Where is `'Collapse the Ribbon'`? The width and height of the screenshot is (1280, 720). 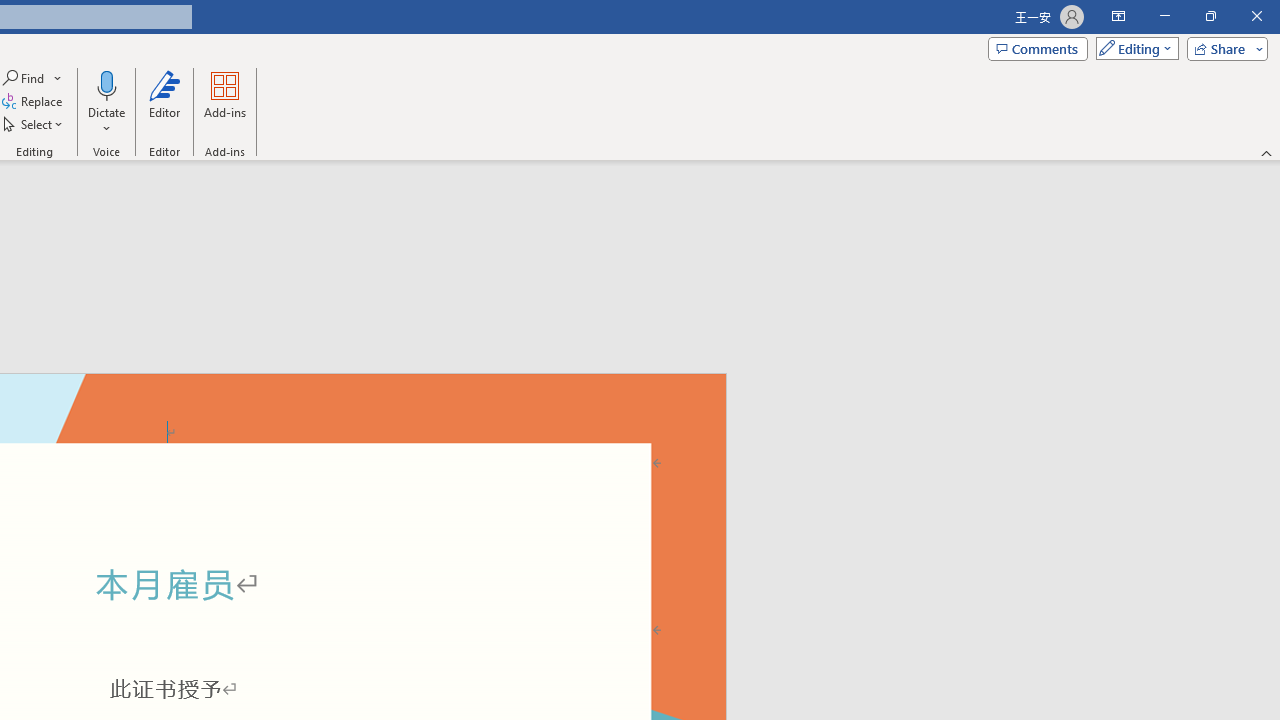
'Collapse the Ribbon' is located at coordinates (1266, 152).